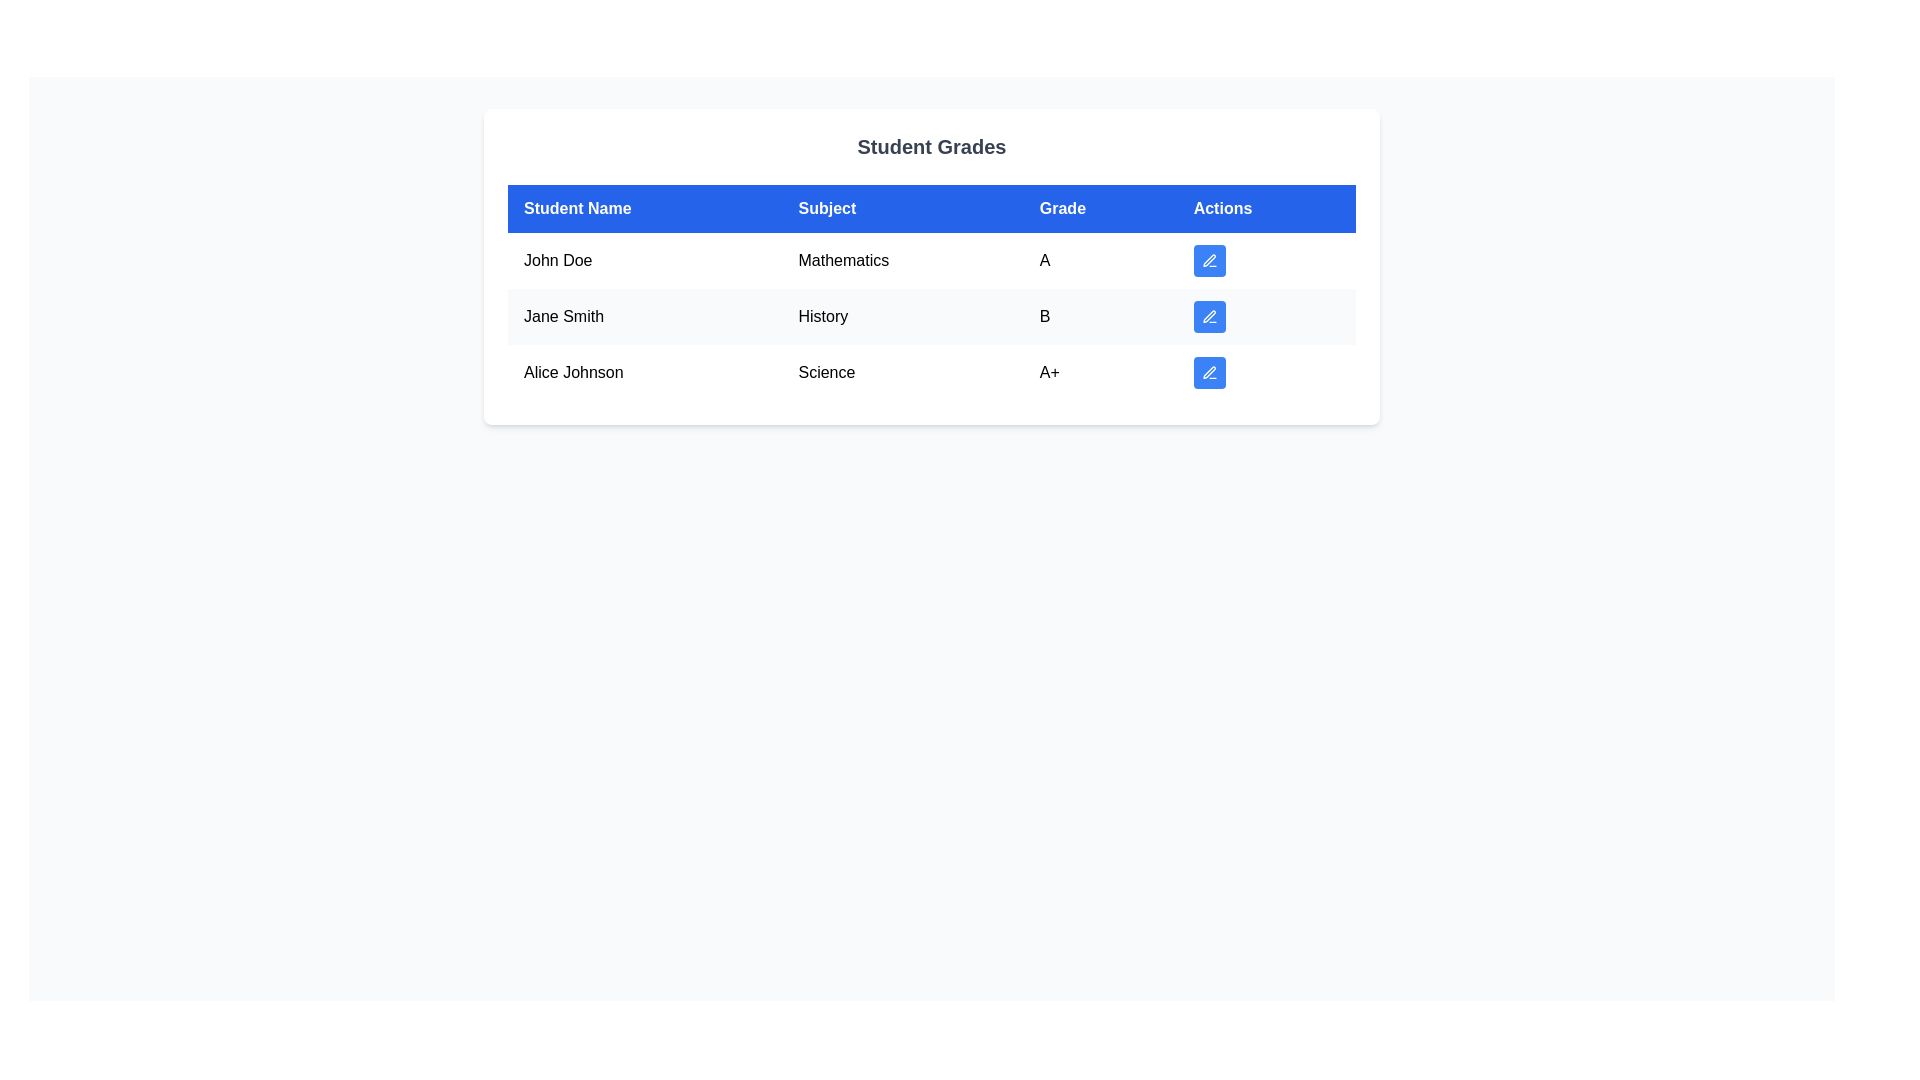  Describe the element at coordinates (902, 373) in the screenshot. I see `the table cell representing the subject associated with the student Alice Johnson in the 'Subject' column` at that location.